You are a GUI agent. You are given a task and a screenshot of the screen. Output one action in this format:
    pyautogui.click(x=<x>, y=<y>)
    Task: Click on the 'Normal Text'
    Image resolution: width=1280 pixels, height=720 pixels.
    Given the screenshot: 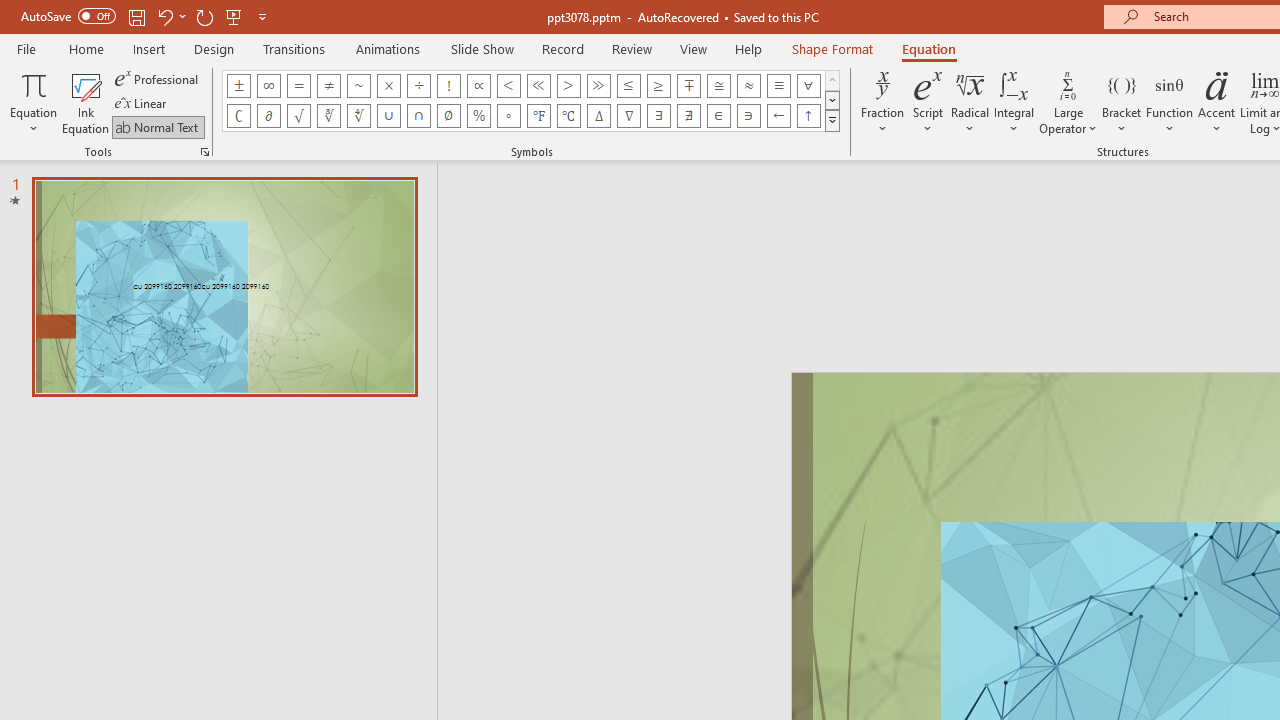 What is the action you would take?
    pyautogui.click(x=157, y=127)
    